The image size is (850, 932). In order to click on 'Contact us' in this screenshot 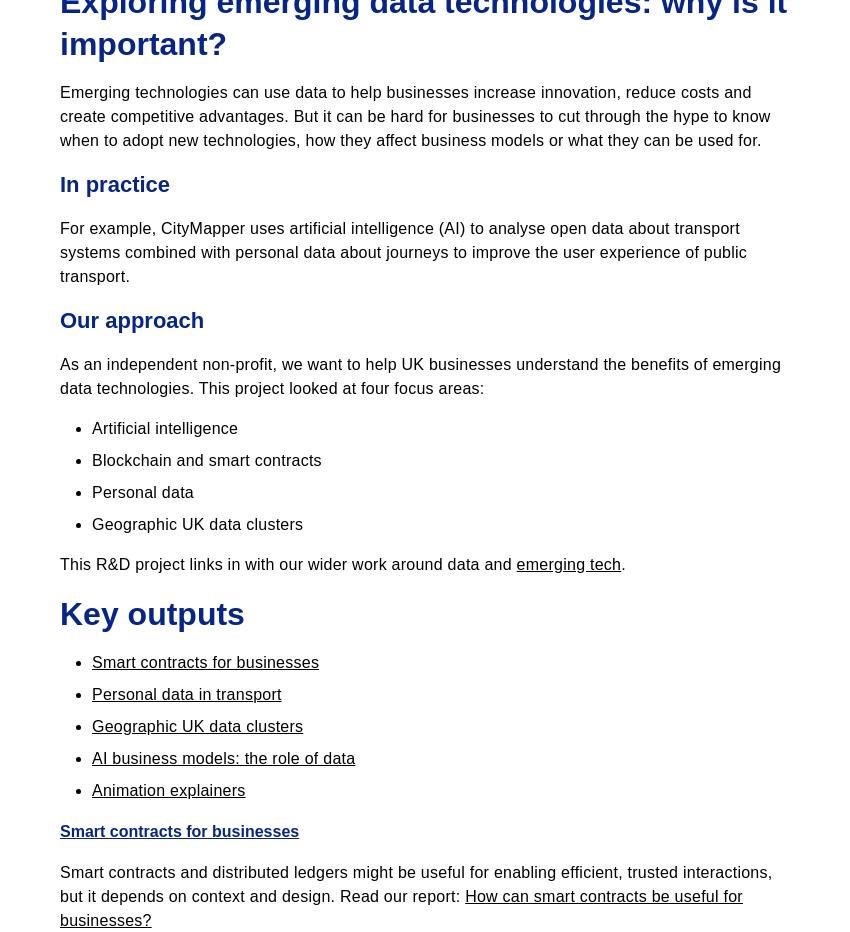, I will do `click(98, 847)`.